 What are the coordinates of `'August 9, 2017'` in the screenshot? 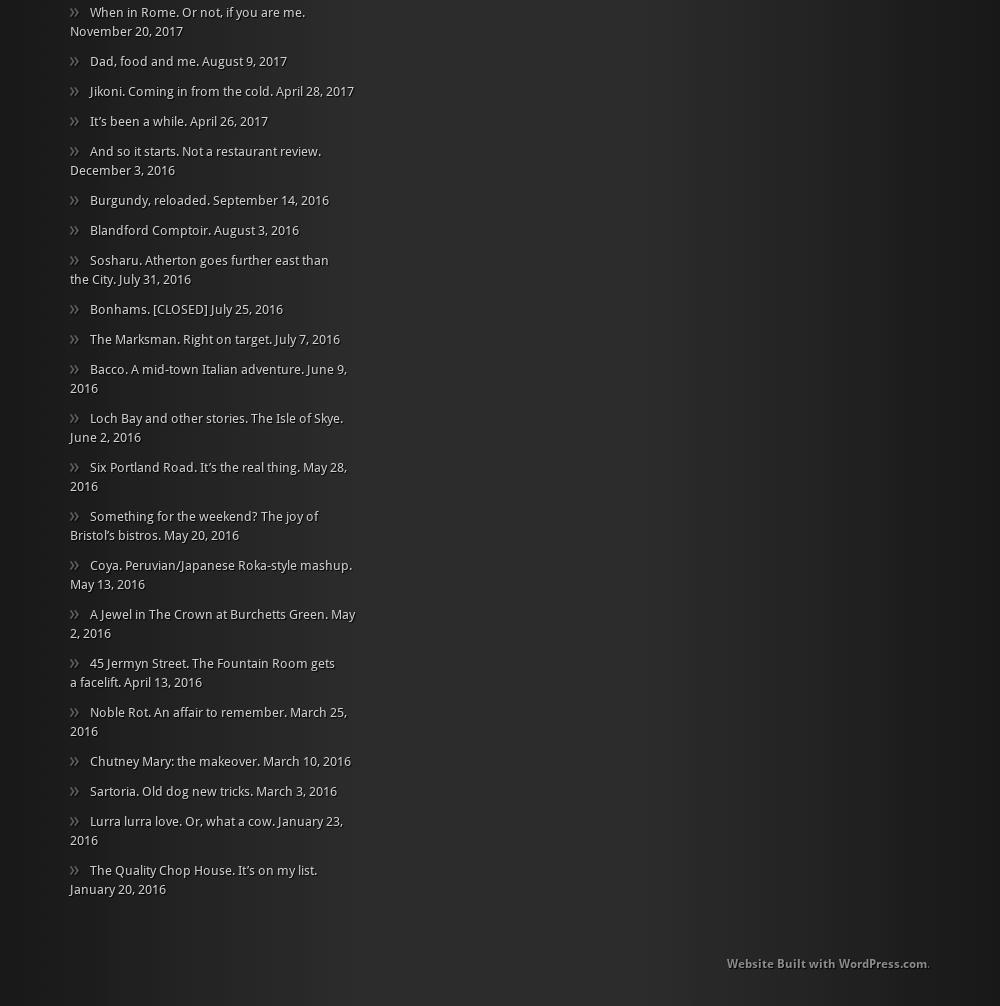 It's located at (201, 60).